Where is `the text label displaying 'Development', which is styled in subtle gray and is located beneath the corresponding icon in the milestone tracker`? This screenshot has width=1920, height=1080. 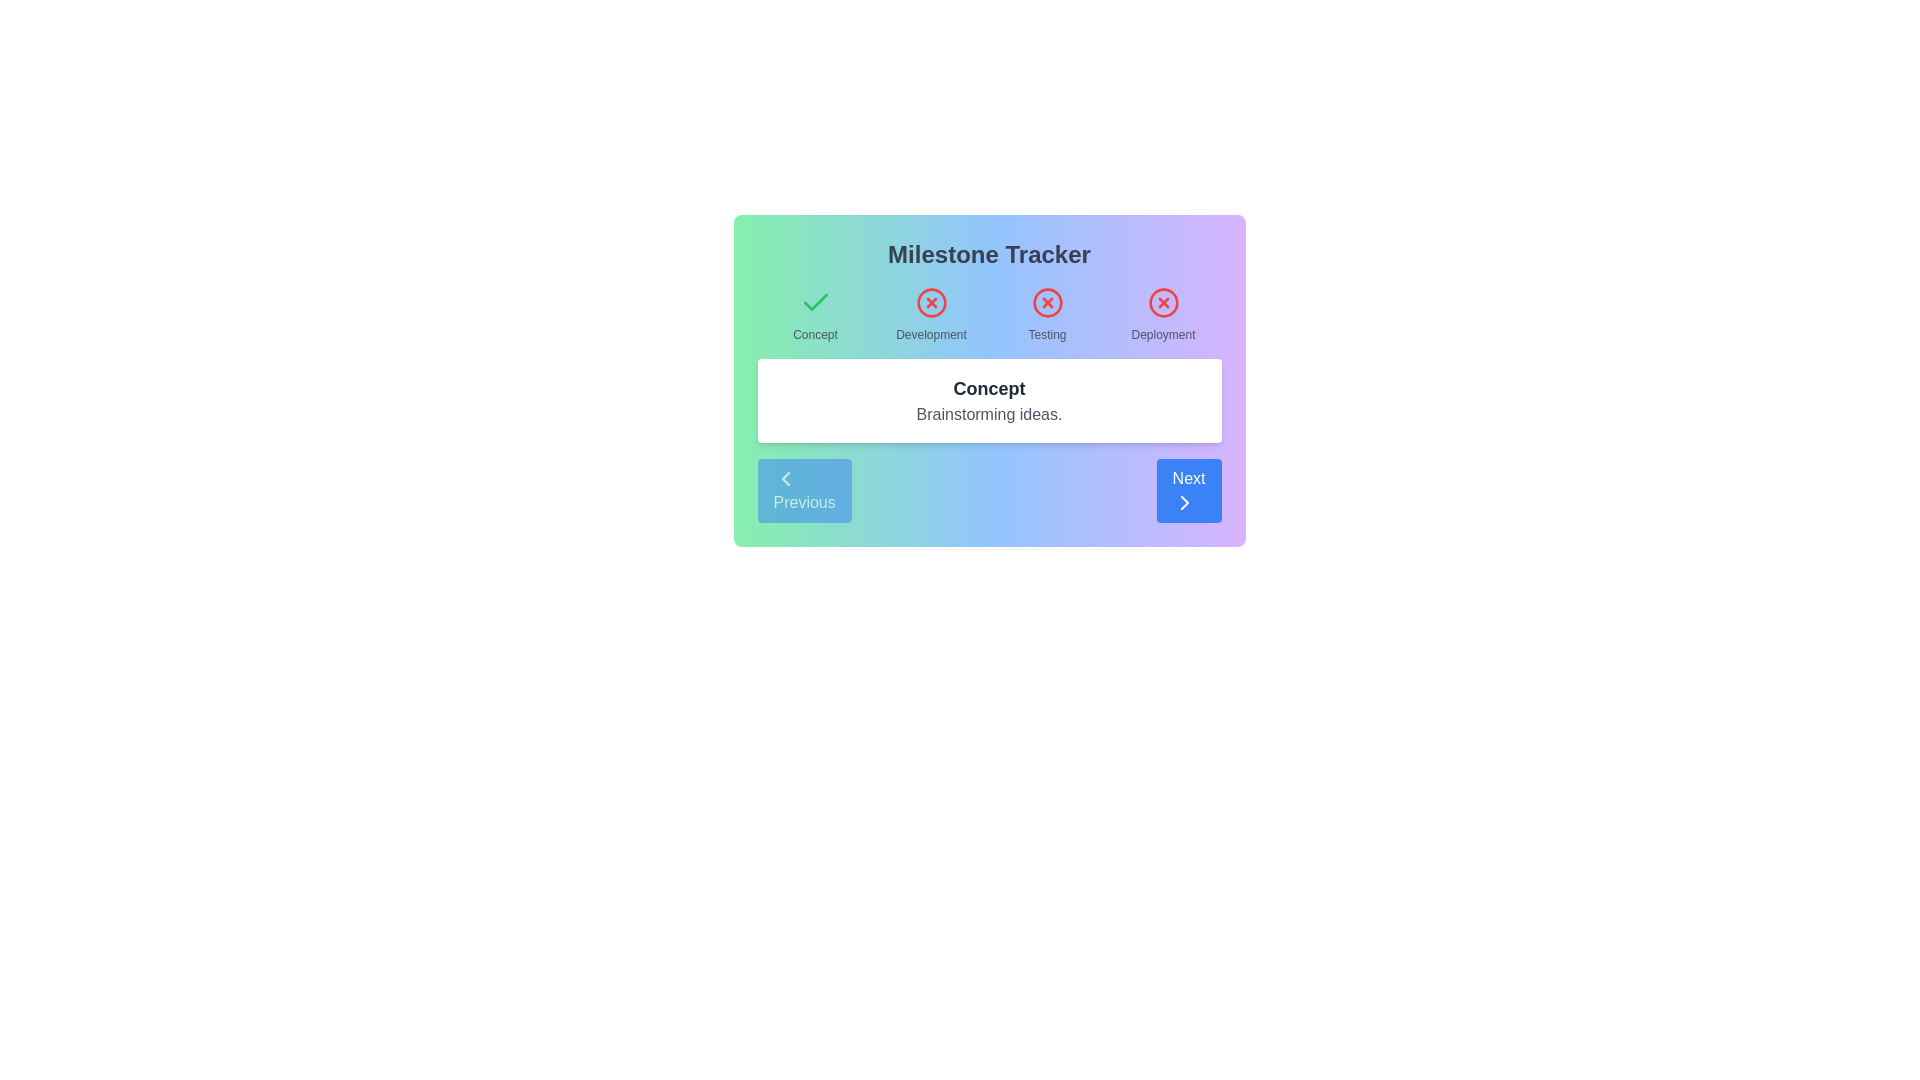
the text label displaying 'Development', which is styled in subtle gray and is located beneath the corresponding icon in the milestone tracker is located at coordinates (930, 334).